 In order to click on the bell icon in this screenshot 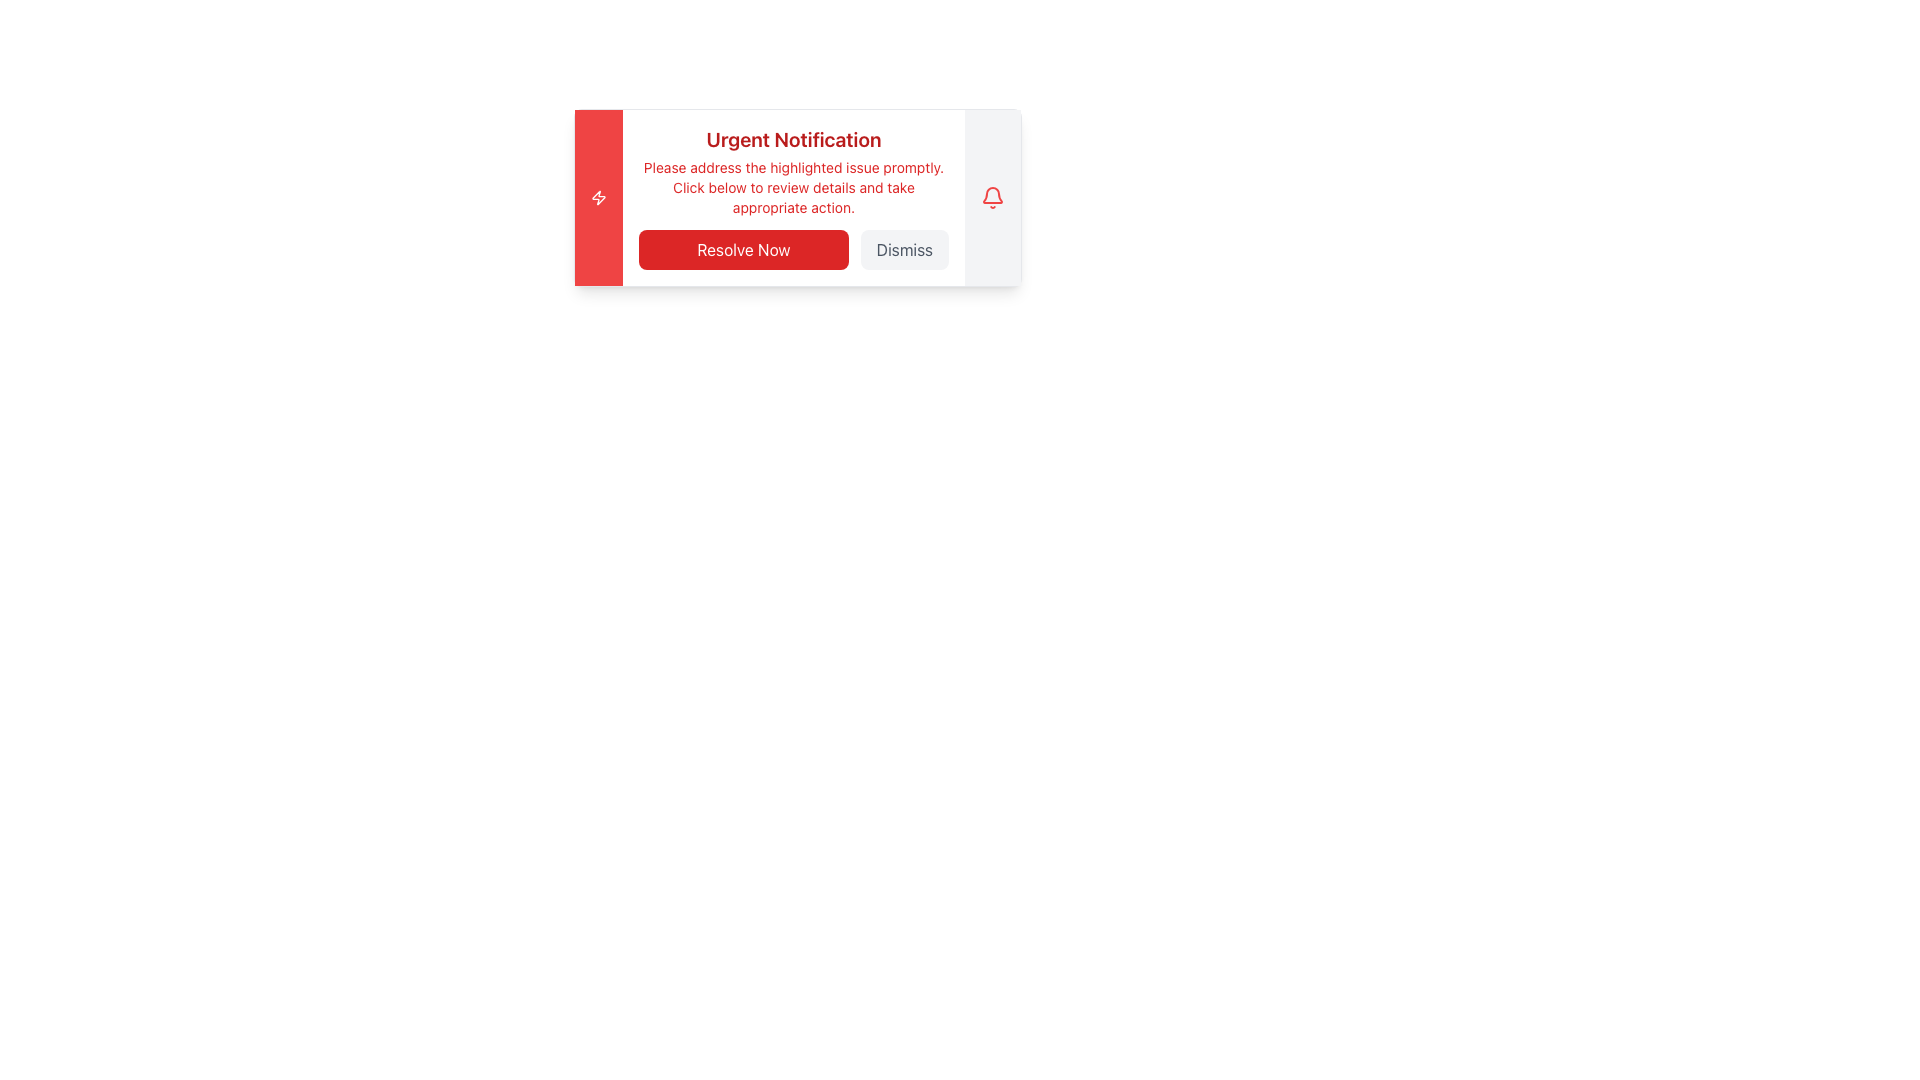, I will do `click(993, 197)`.